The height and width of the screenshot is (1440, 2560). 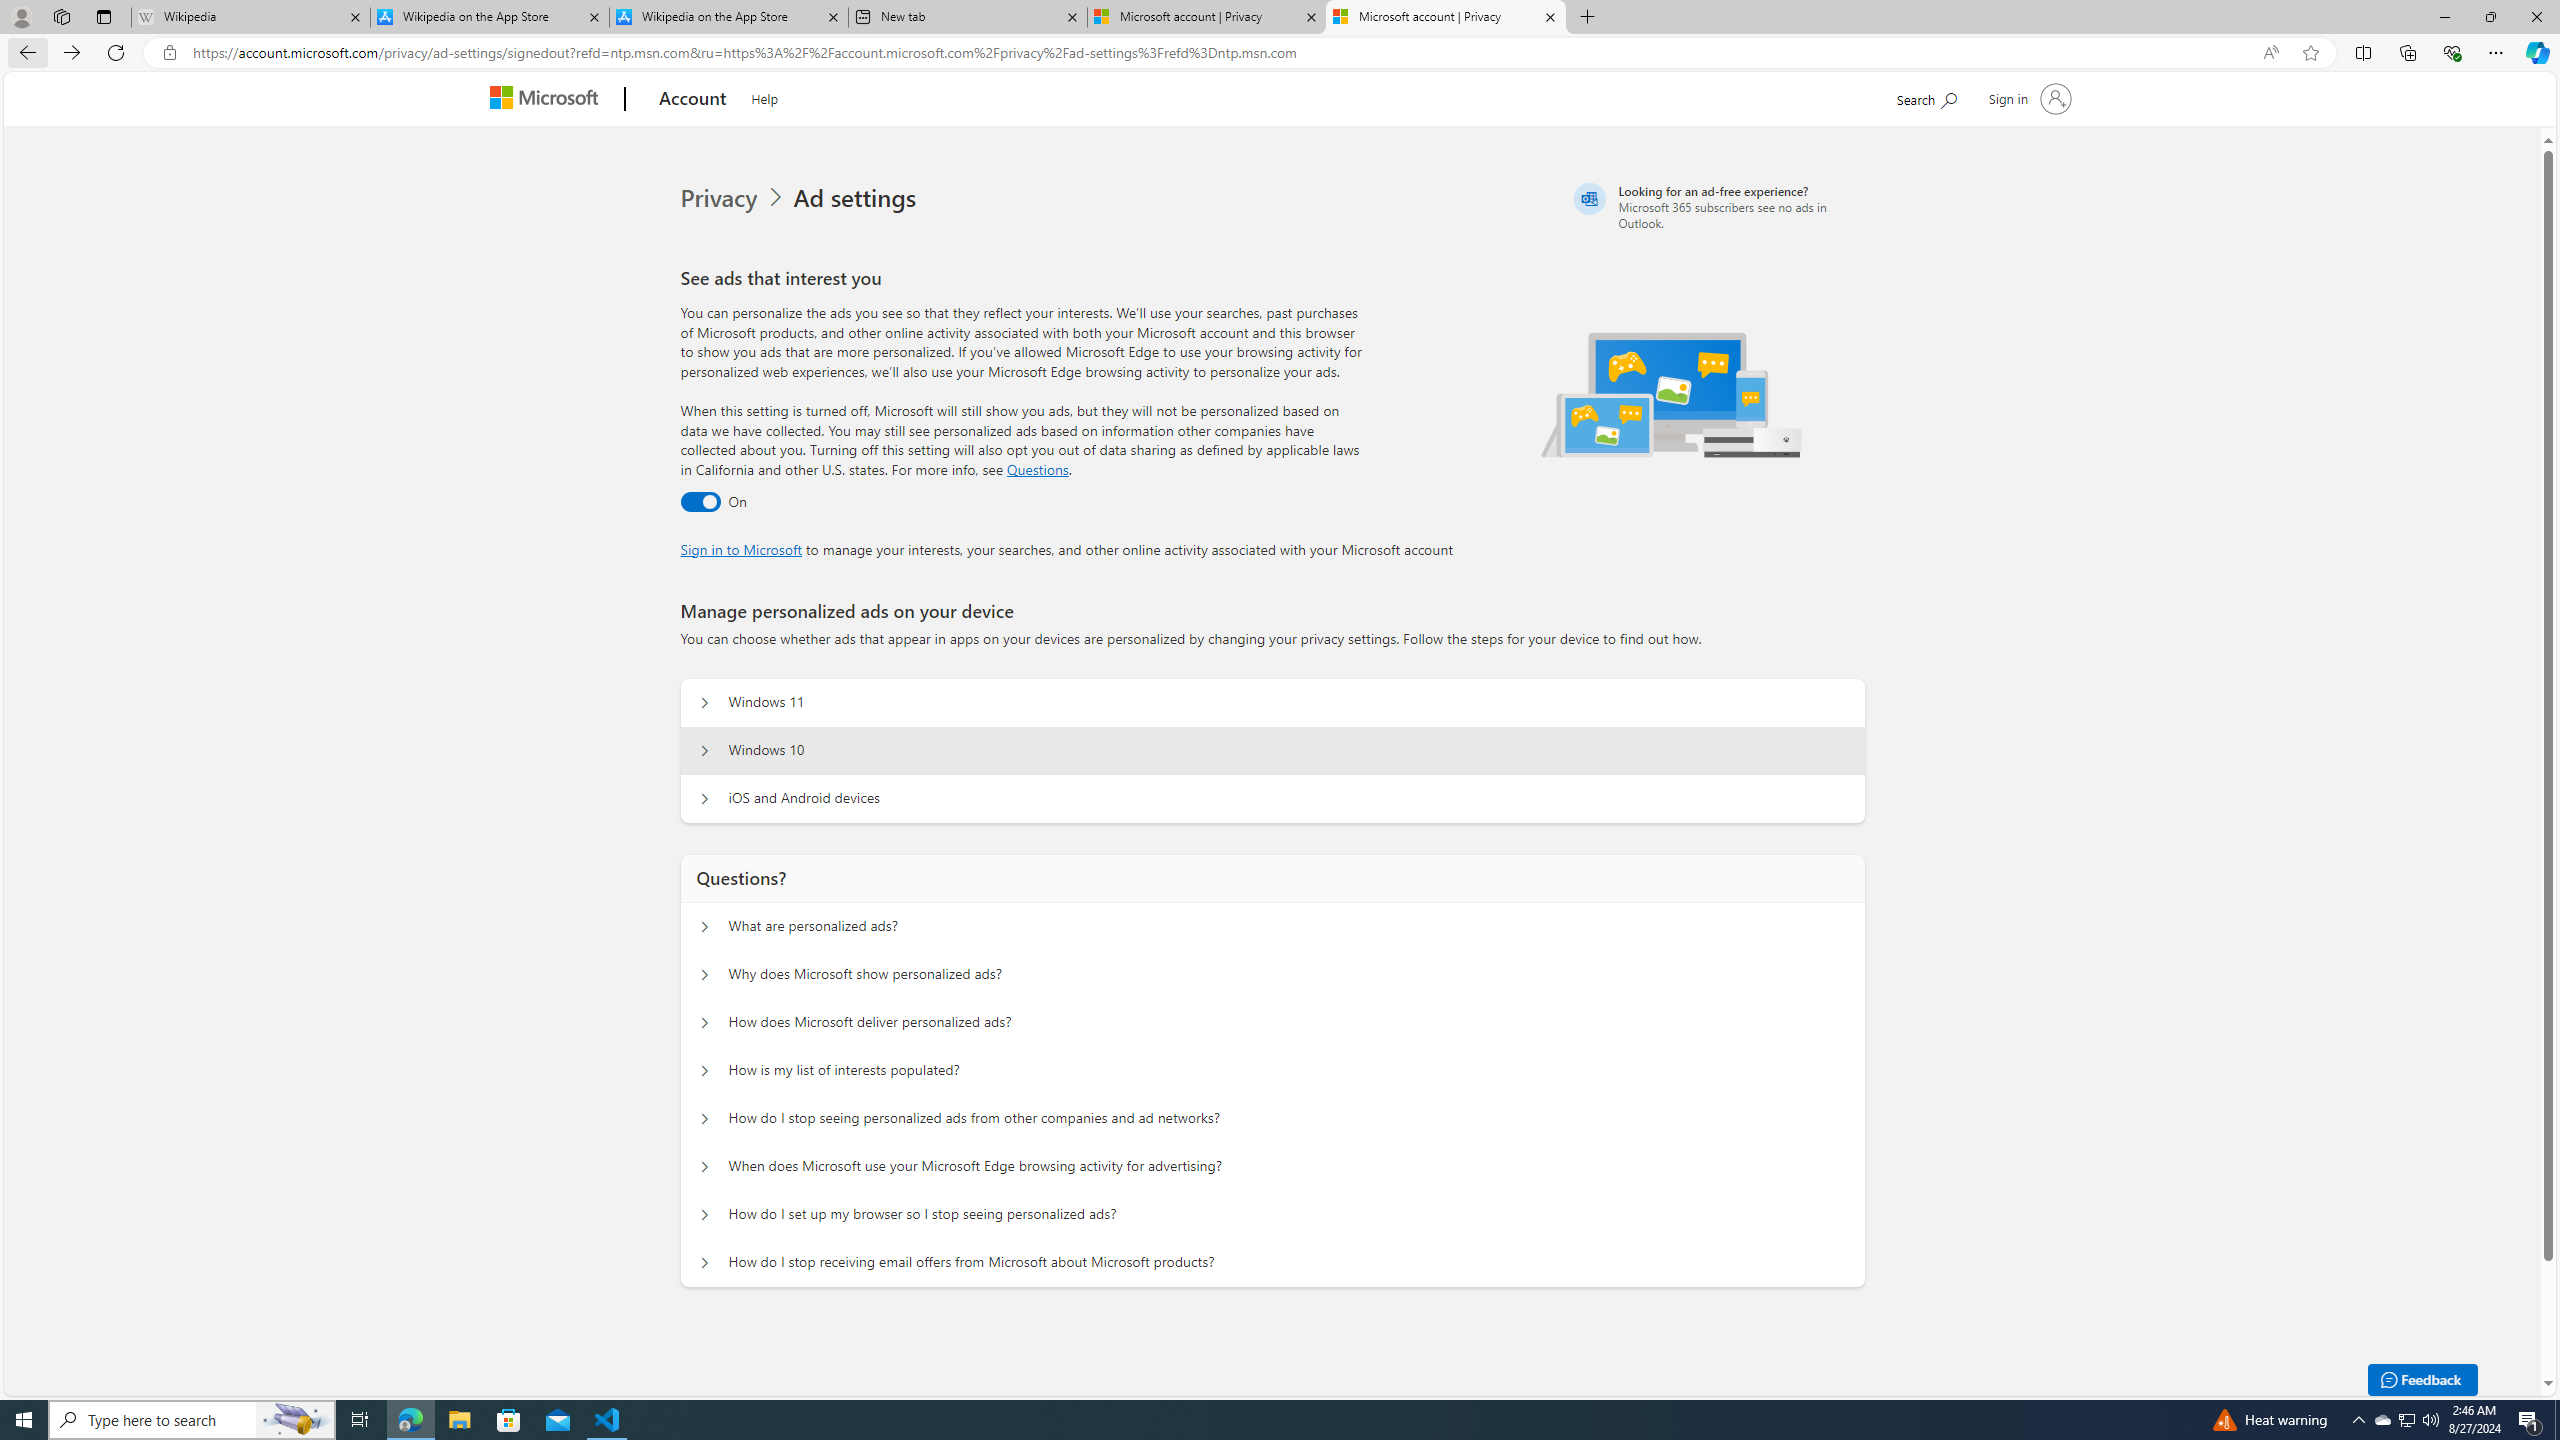 What do you see at coordinates (170, 53) in the screenshot?
I see `'View site information'` at bounding box center [170, 53].